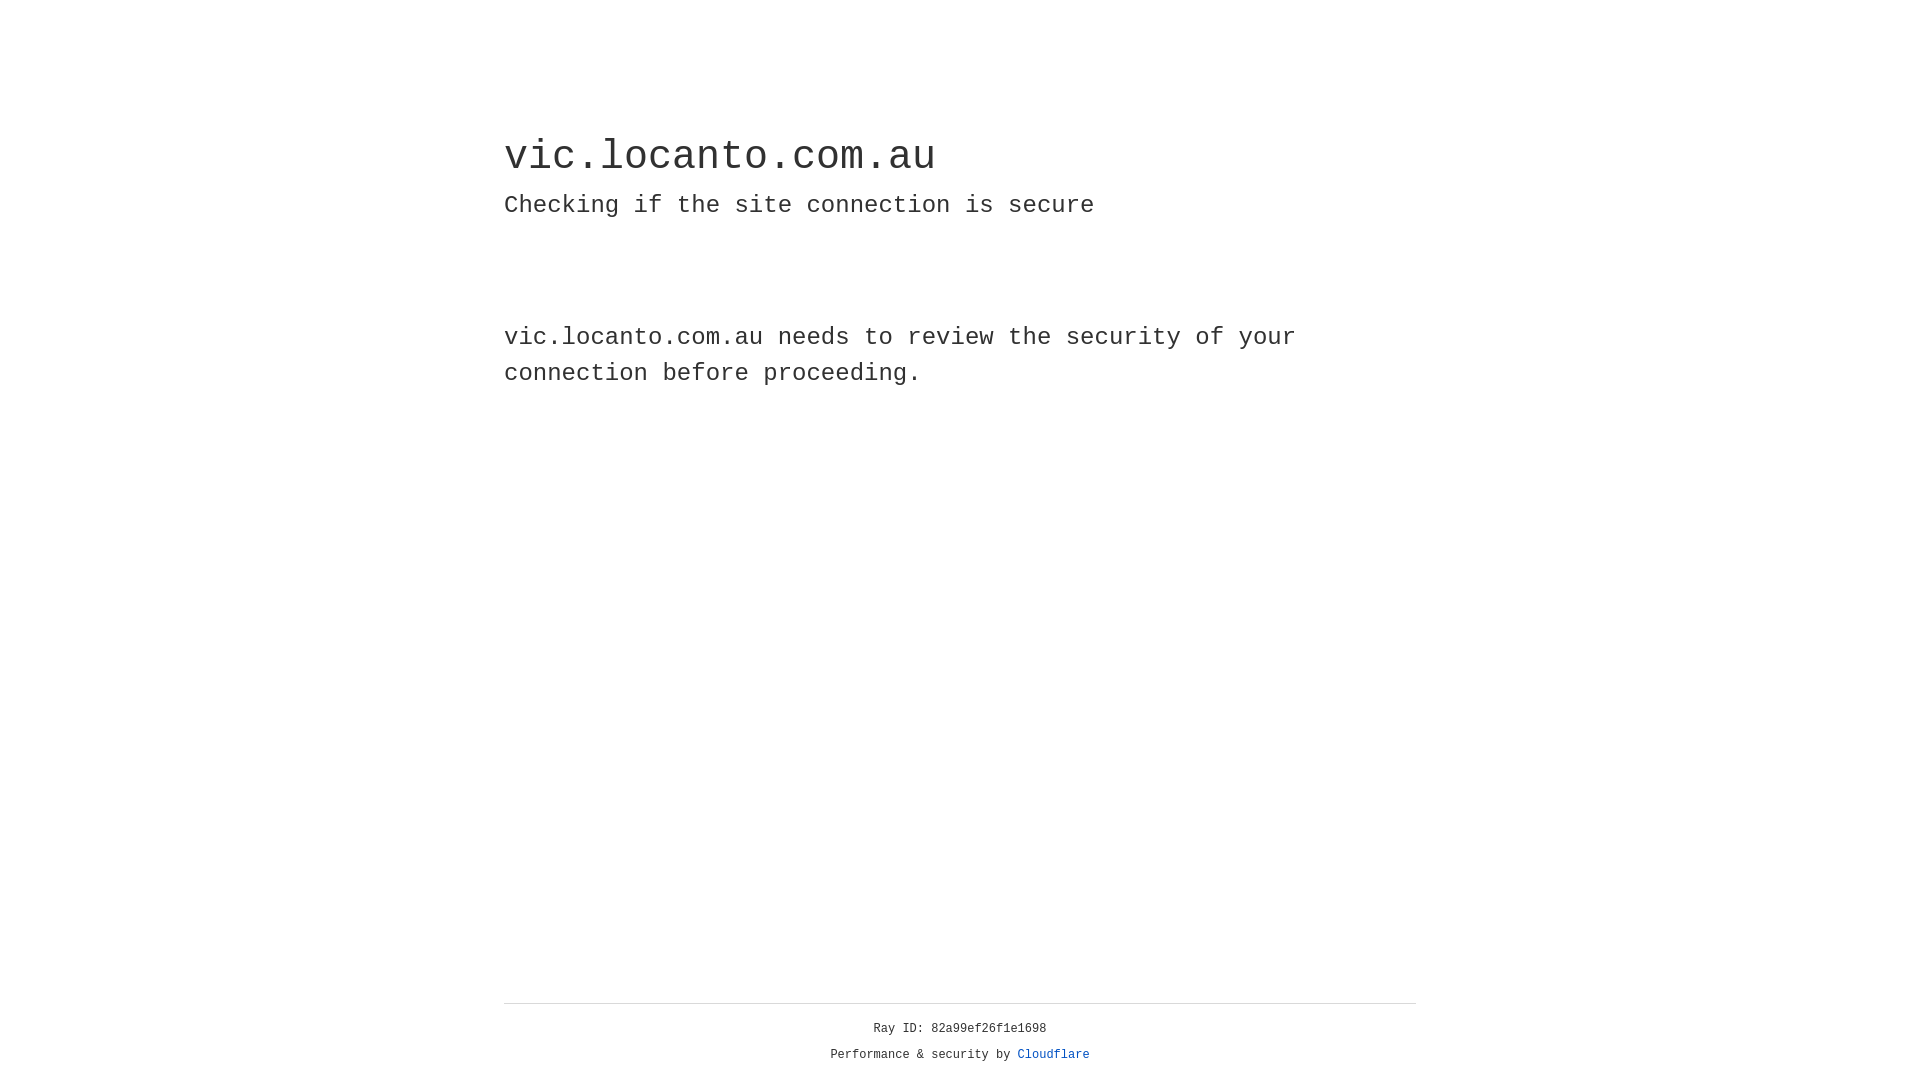 This screenshot has width=1920, height=1080. I want to click on 'Cloudflare', so click(1053, 1054).